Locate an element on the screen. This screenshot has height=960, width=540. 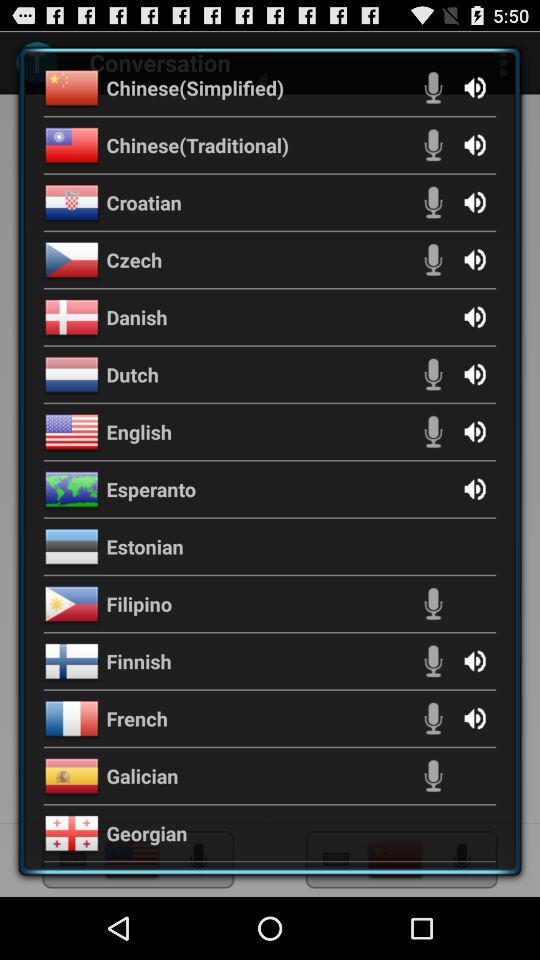
app below the french app is located at coordinates (141, 775).